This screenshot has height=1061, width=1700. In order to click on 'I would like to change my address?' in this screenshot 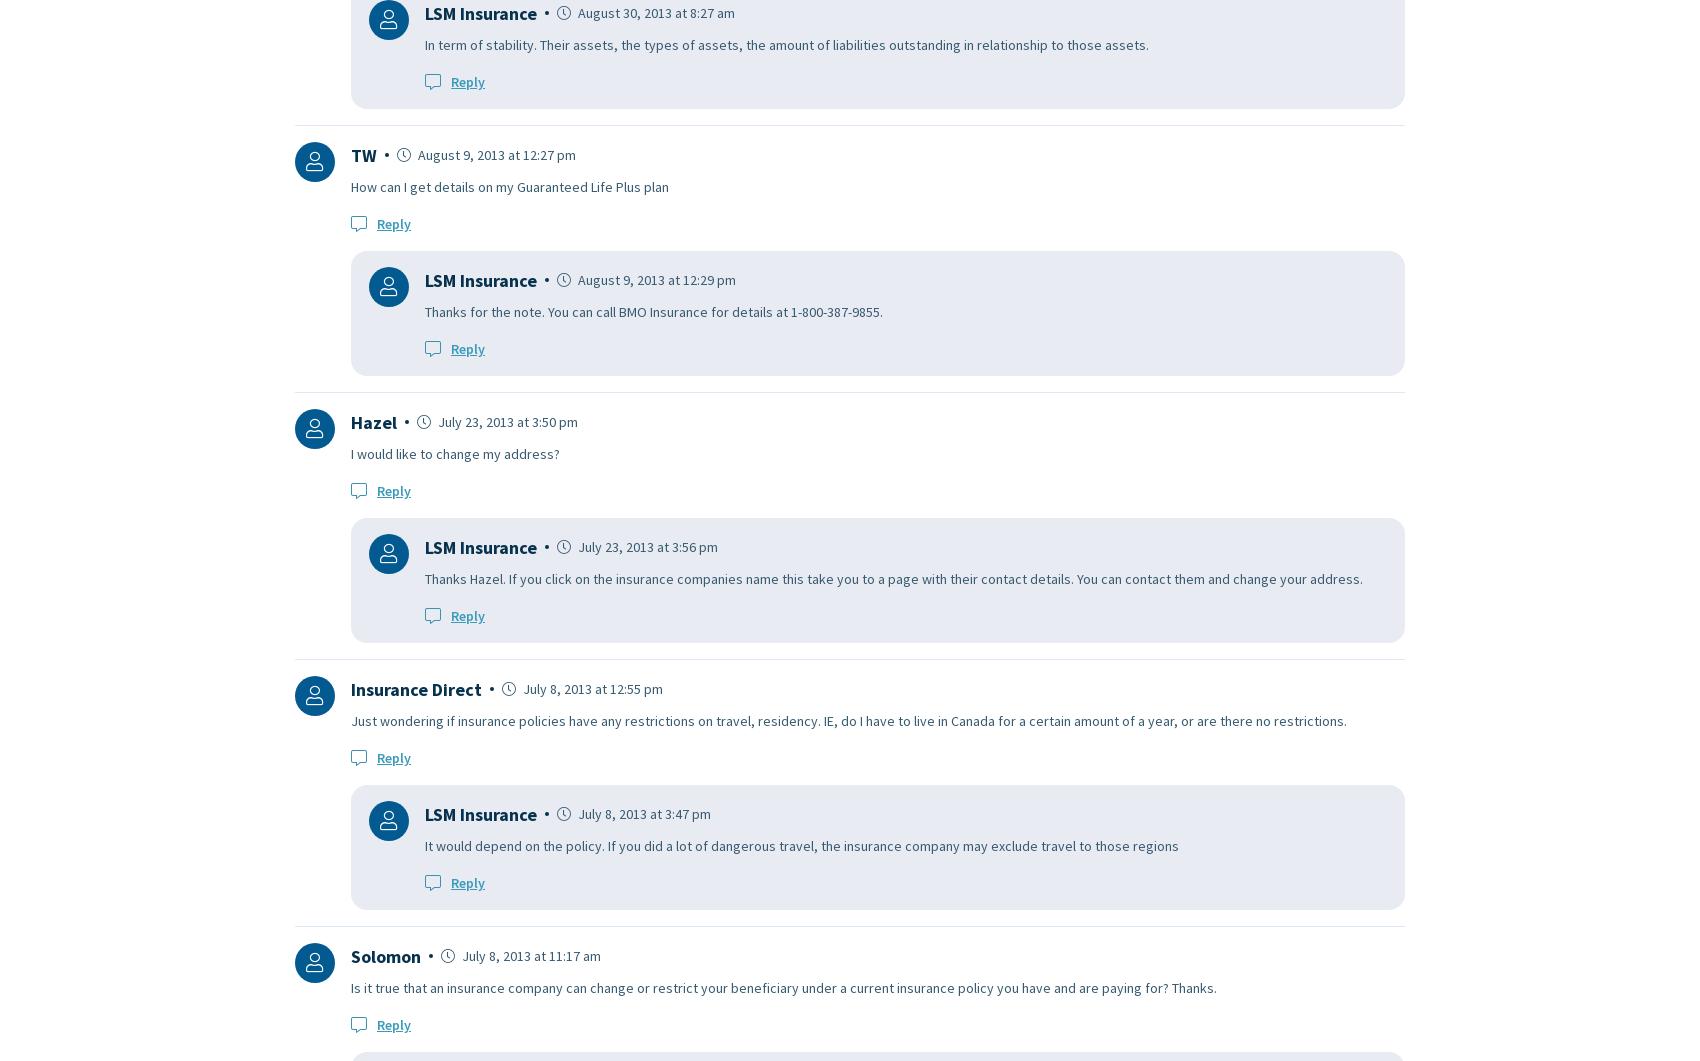, I will do `click(455, 453)`.